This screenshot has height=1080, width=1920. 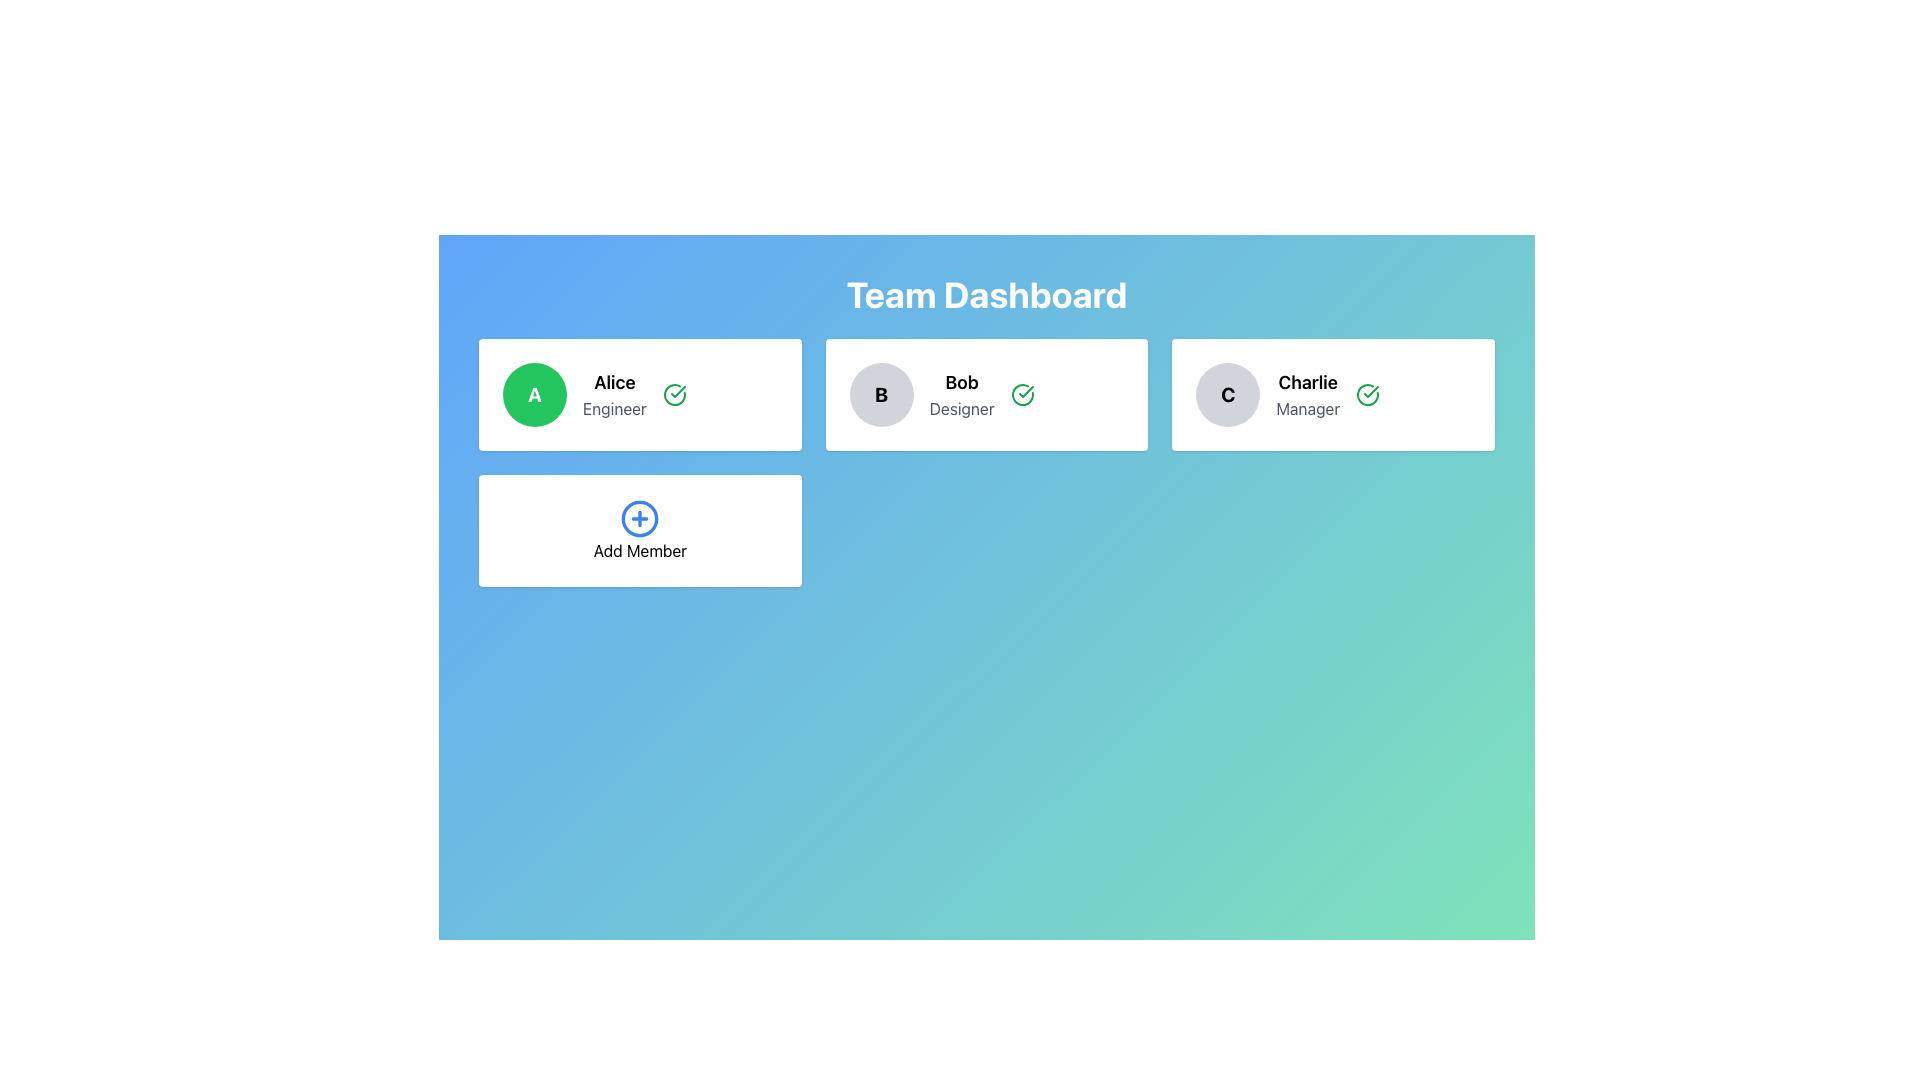 I want to click on the verification icon for the profile associated with 'Charlie', located next to the text 'Manager' in the third column of the grid layout, so click(x=1367, y=394).